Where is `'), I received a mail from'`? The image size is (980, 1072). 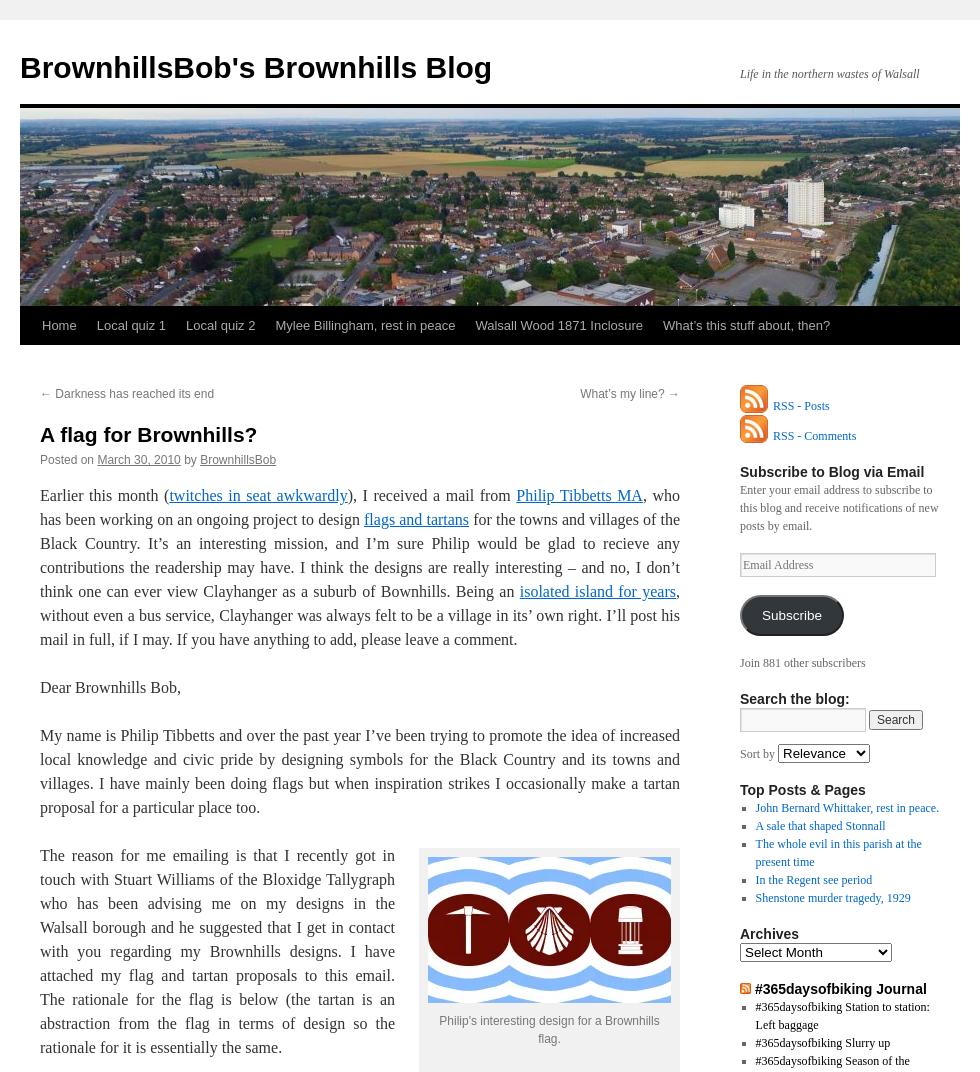
'), I received a mail from' is located at coordinates (347, 495).